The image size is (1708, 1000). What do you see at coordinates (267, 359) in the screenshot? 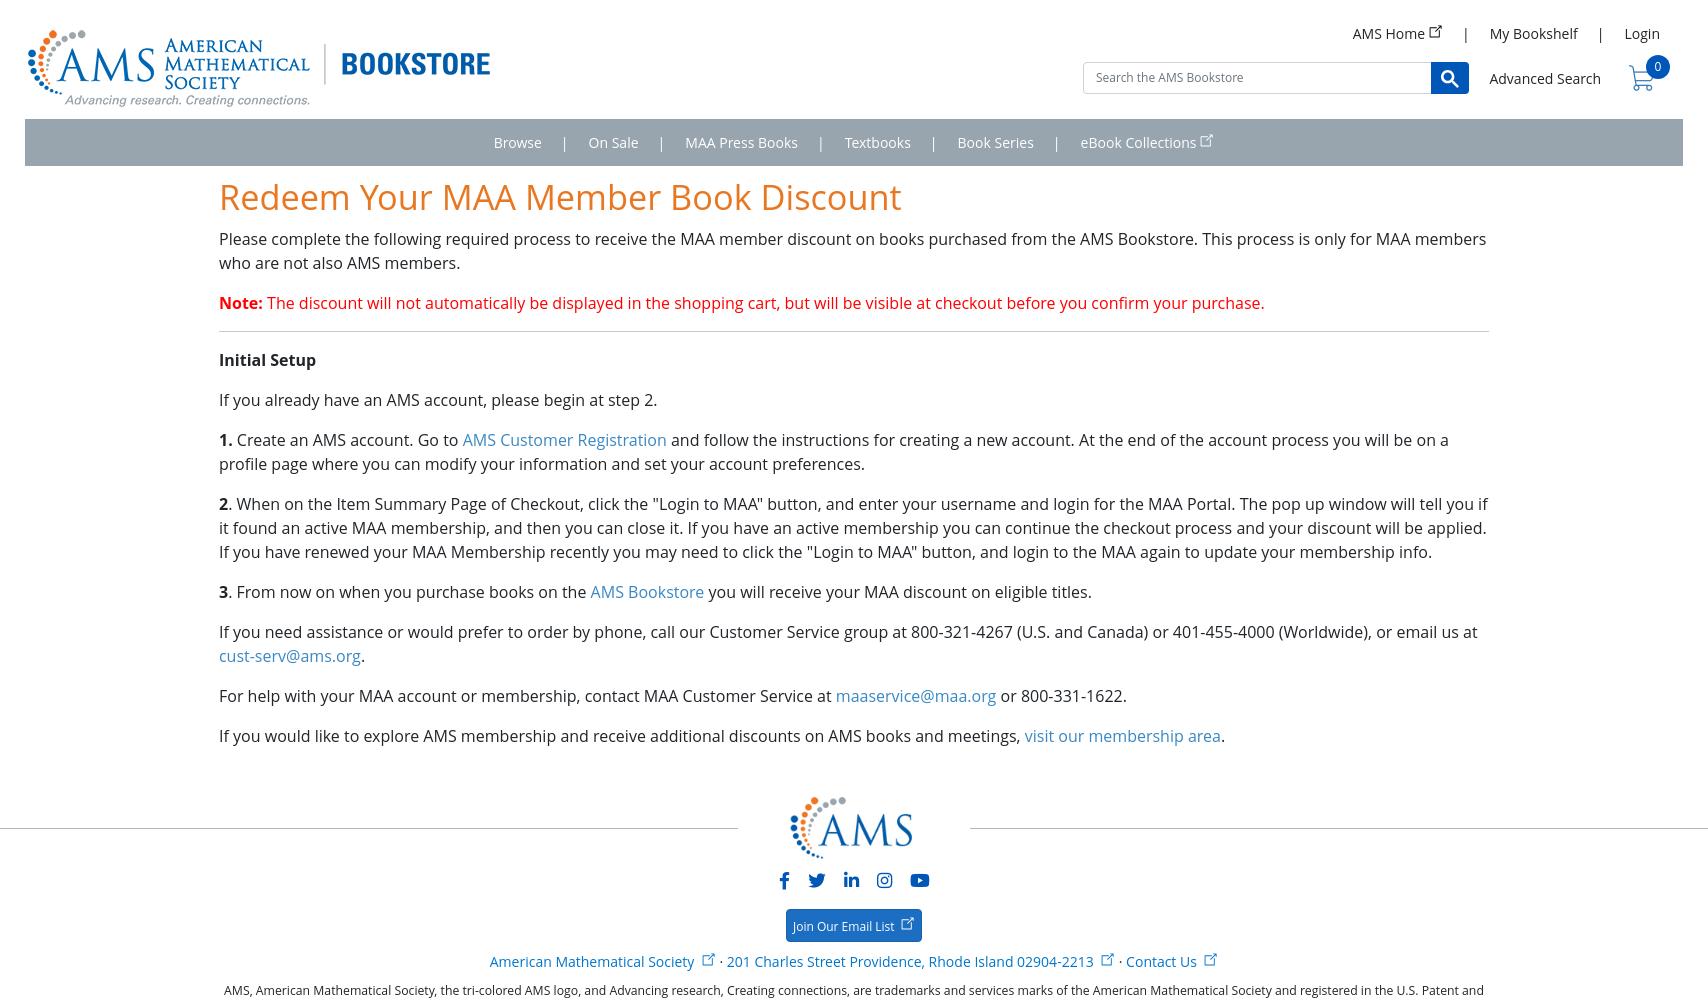
I see `'Initial Setup'` at bounding box center [267, 359].